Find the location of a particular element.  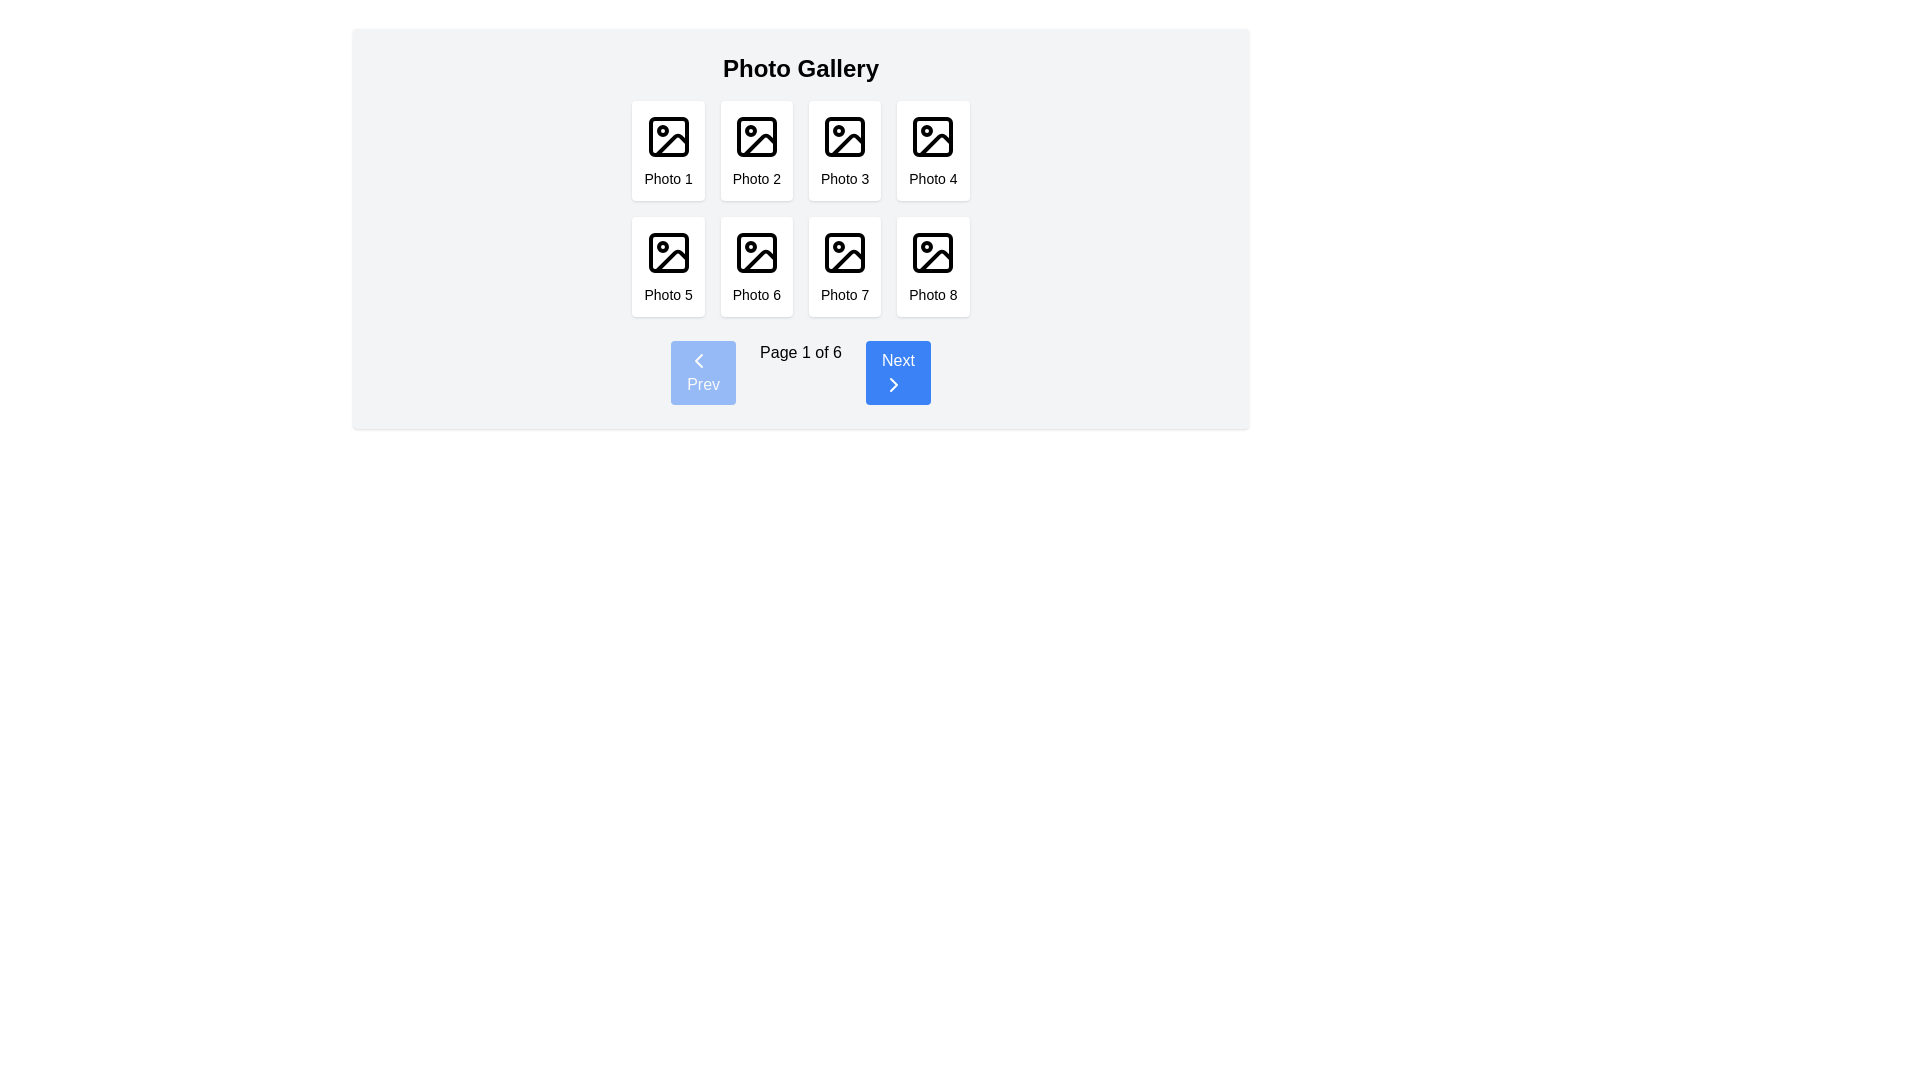

the icon located in the second image placeholder of the photo grid section, which provides visual representation for the image slot is located at coordinates (758, 144).